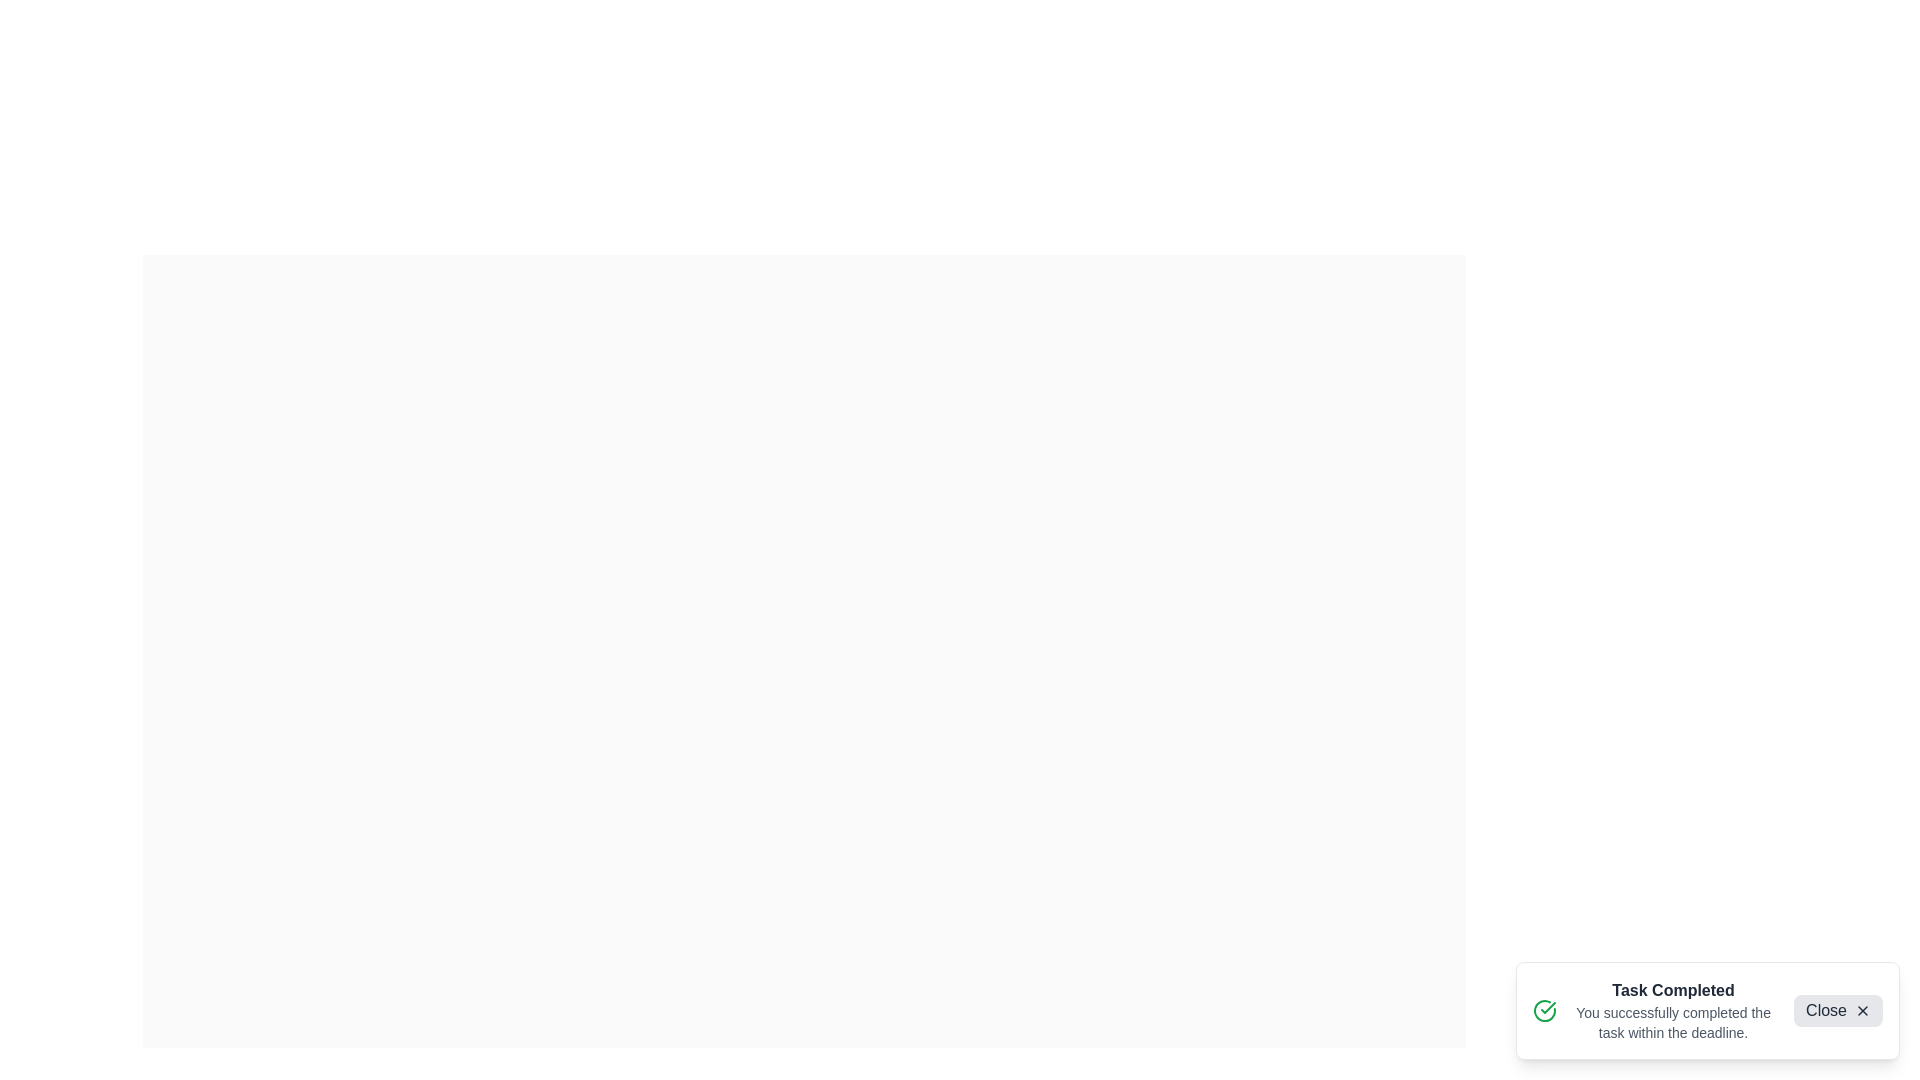 This screenshot has height=1080, width=1920. What do you see at coordinates (1838, 1010) in the screenshot?
I see `the 'Close' button of the snackbar to close it` at bounding box center [1838, 1010].